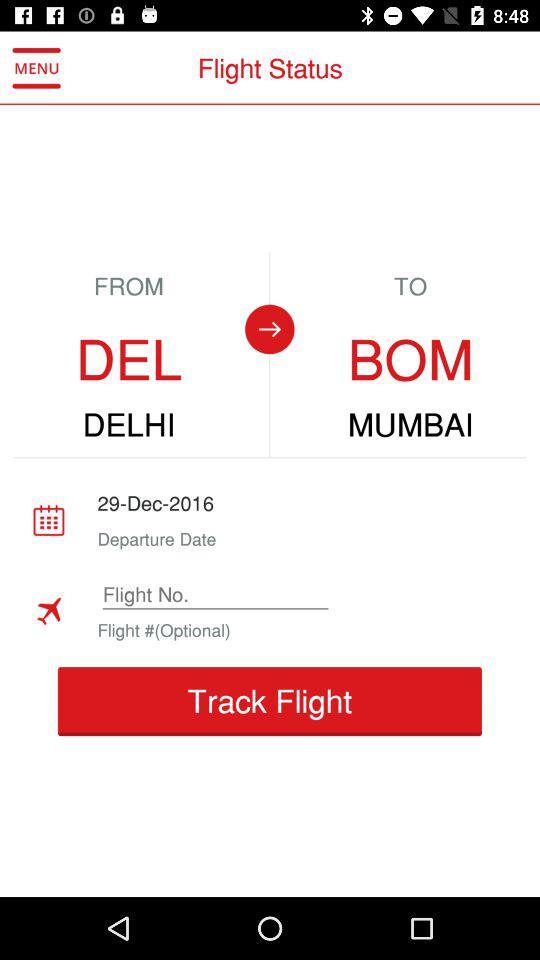 The width and height of the screenshot is (540, 960). Describe the element at coordinates (269, 329) in the screenshot. I see `this button is to allow you to chang the to part of the flight` at that location.